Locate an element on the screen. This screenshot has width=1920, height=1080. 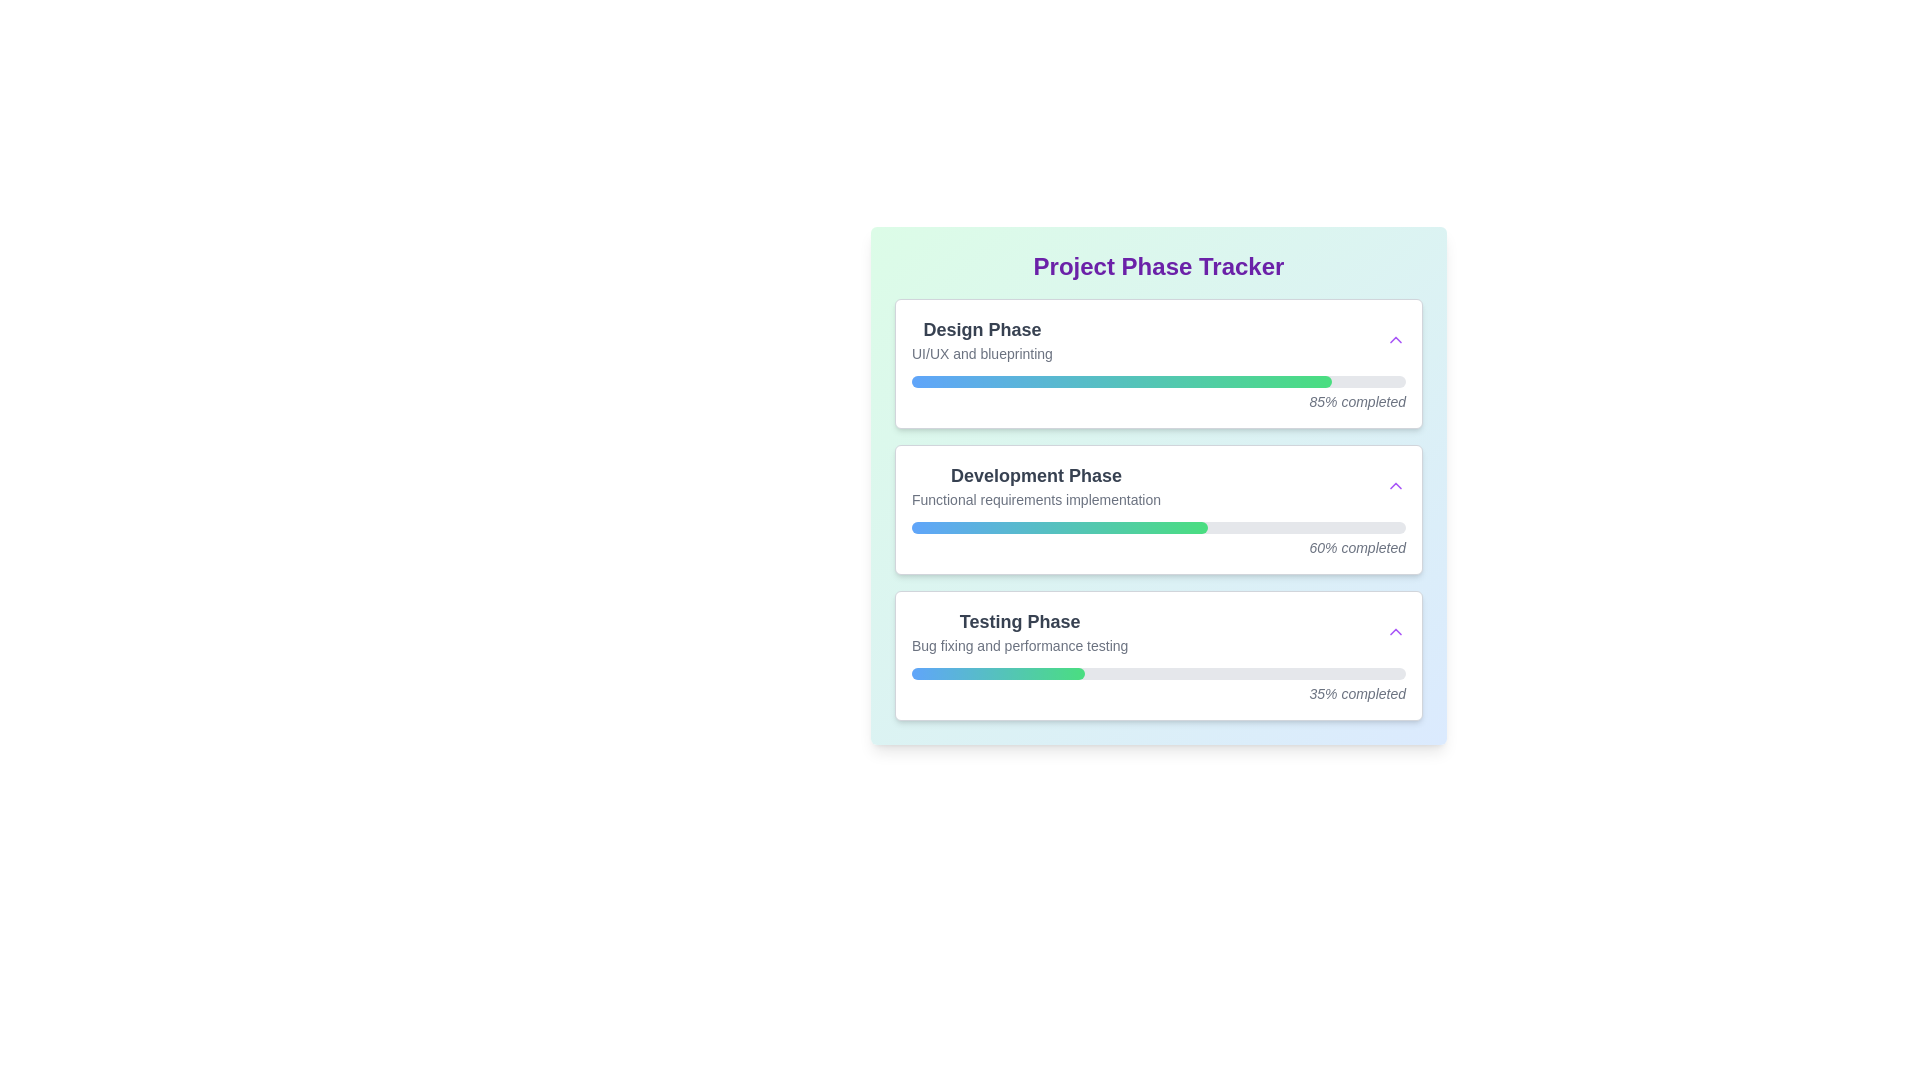
the progress bar indicating 60% completion in the 'Development Phase' of the 'Project Phase Tracker' interface is located at coordinates (1158, 540).